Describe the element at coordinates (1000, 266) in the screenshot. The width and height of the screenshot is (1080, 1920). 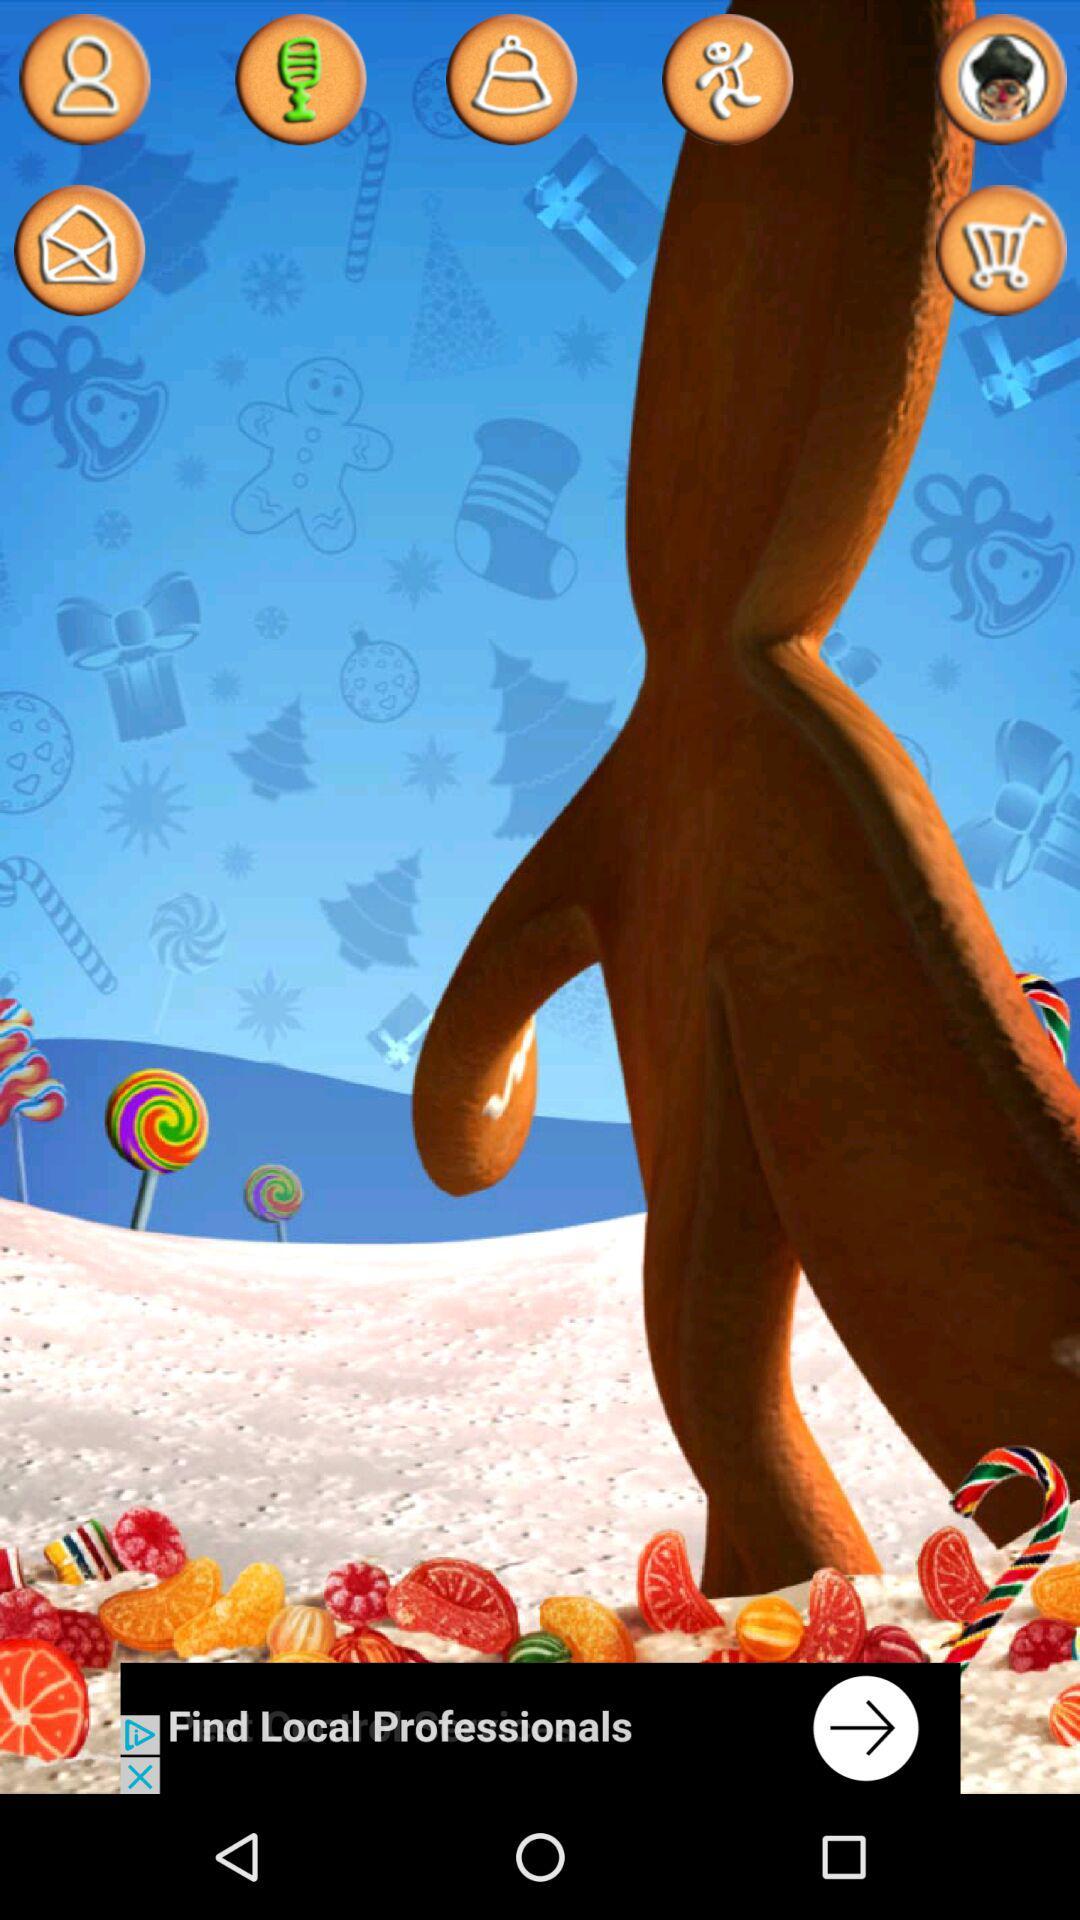
I see `the cart icon` at that location.